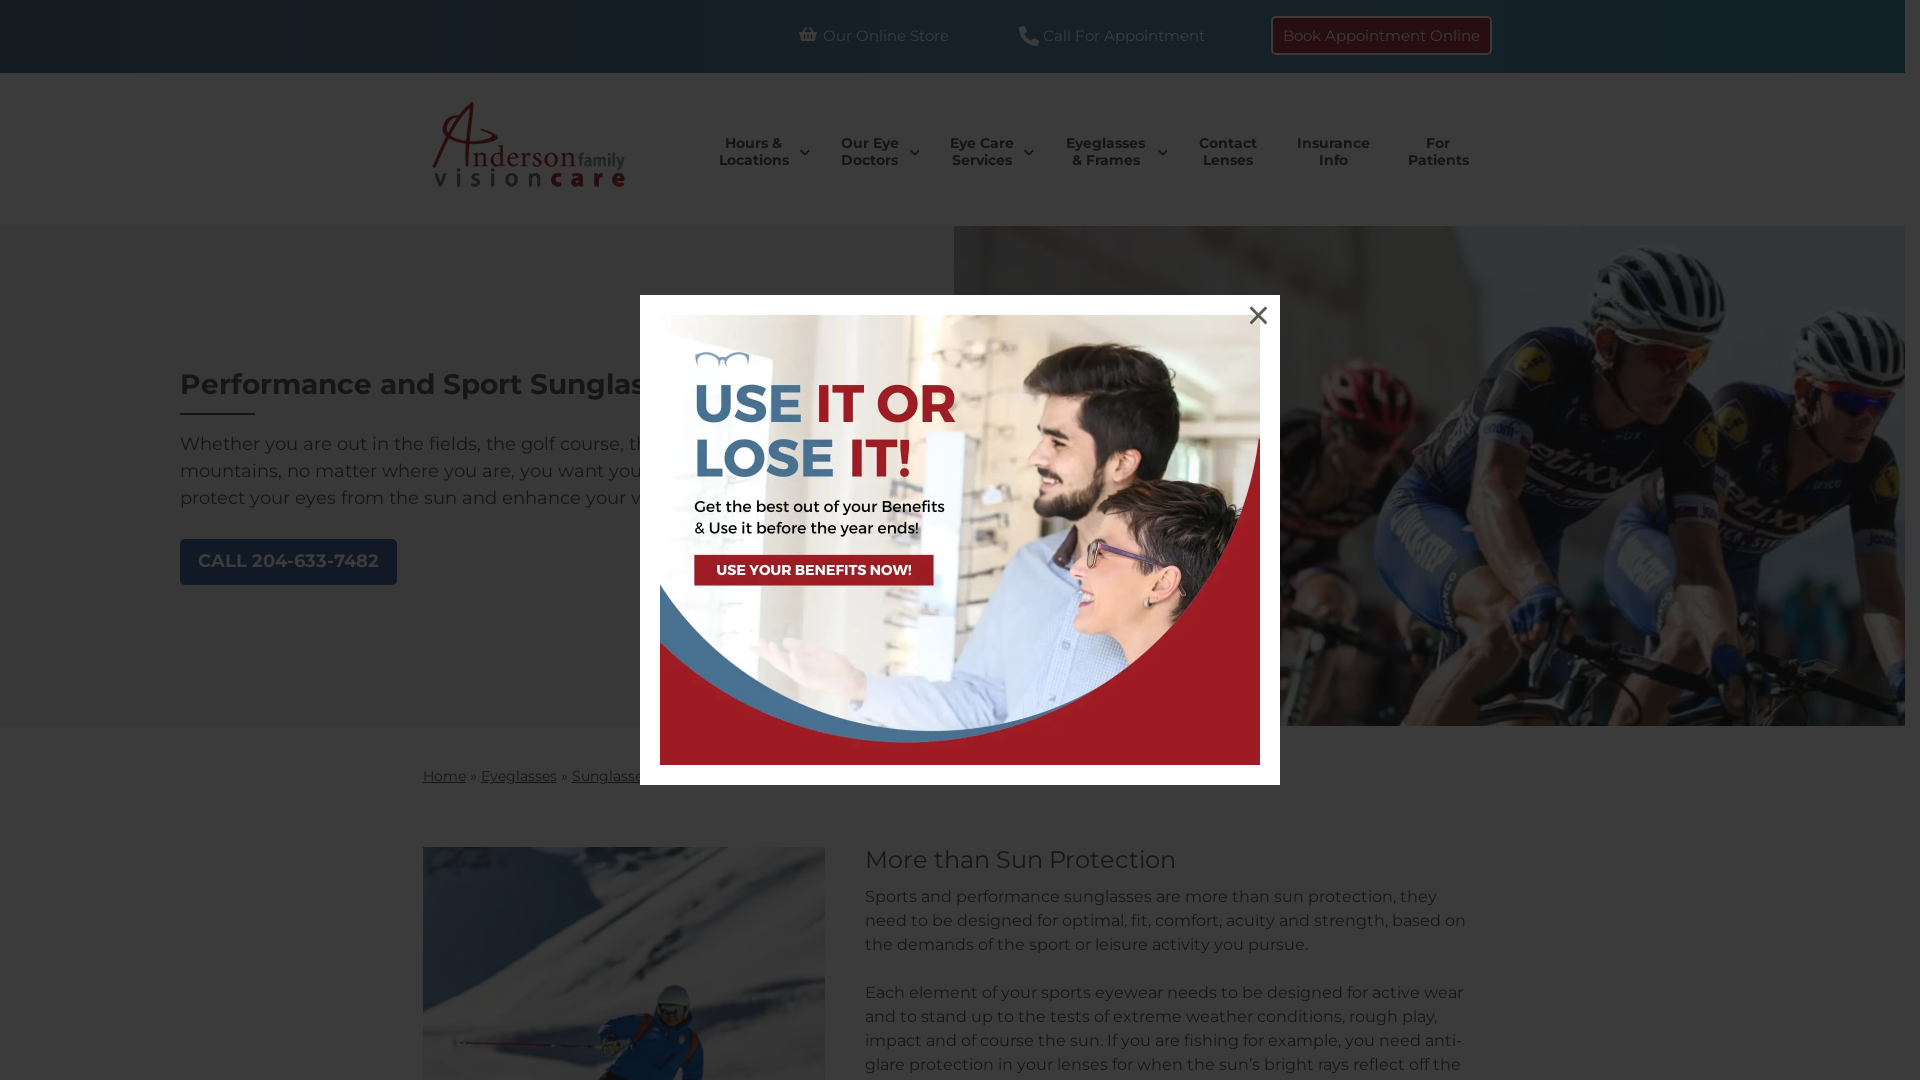 This screenshot has width=1920, height=1080. What do you see at coordinates (1042, 150) in the screenshot?
I see `'Eyeglasses & Frames'` at bounding box center [1042, 150].